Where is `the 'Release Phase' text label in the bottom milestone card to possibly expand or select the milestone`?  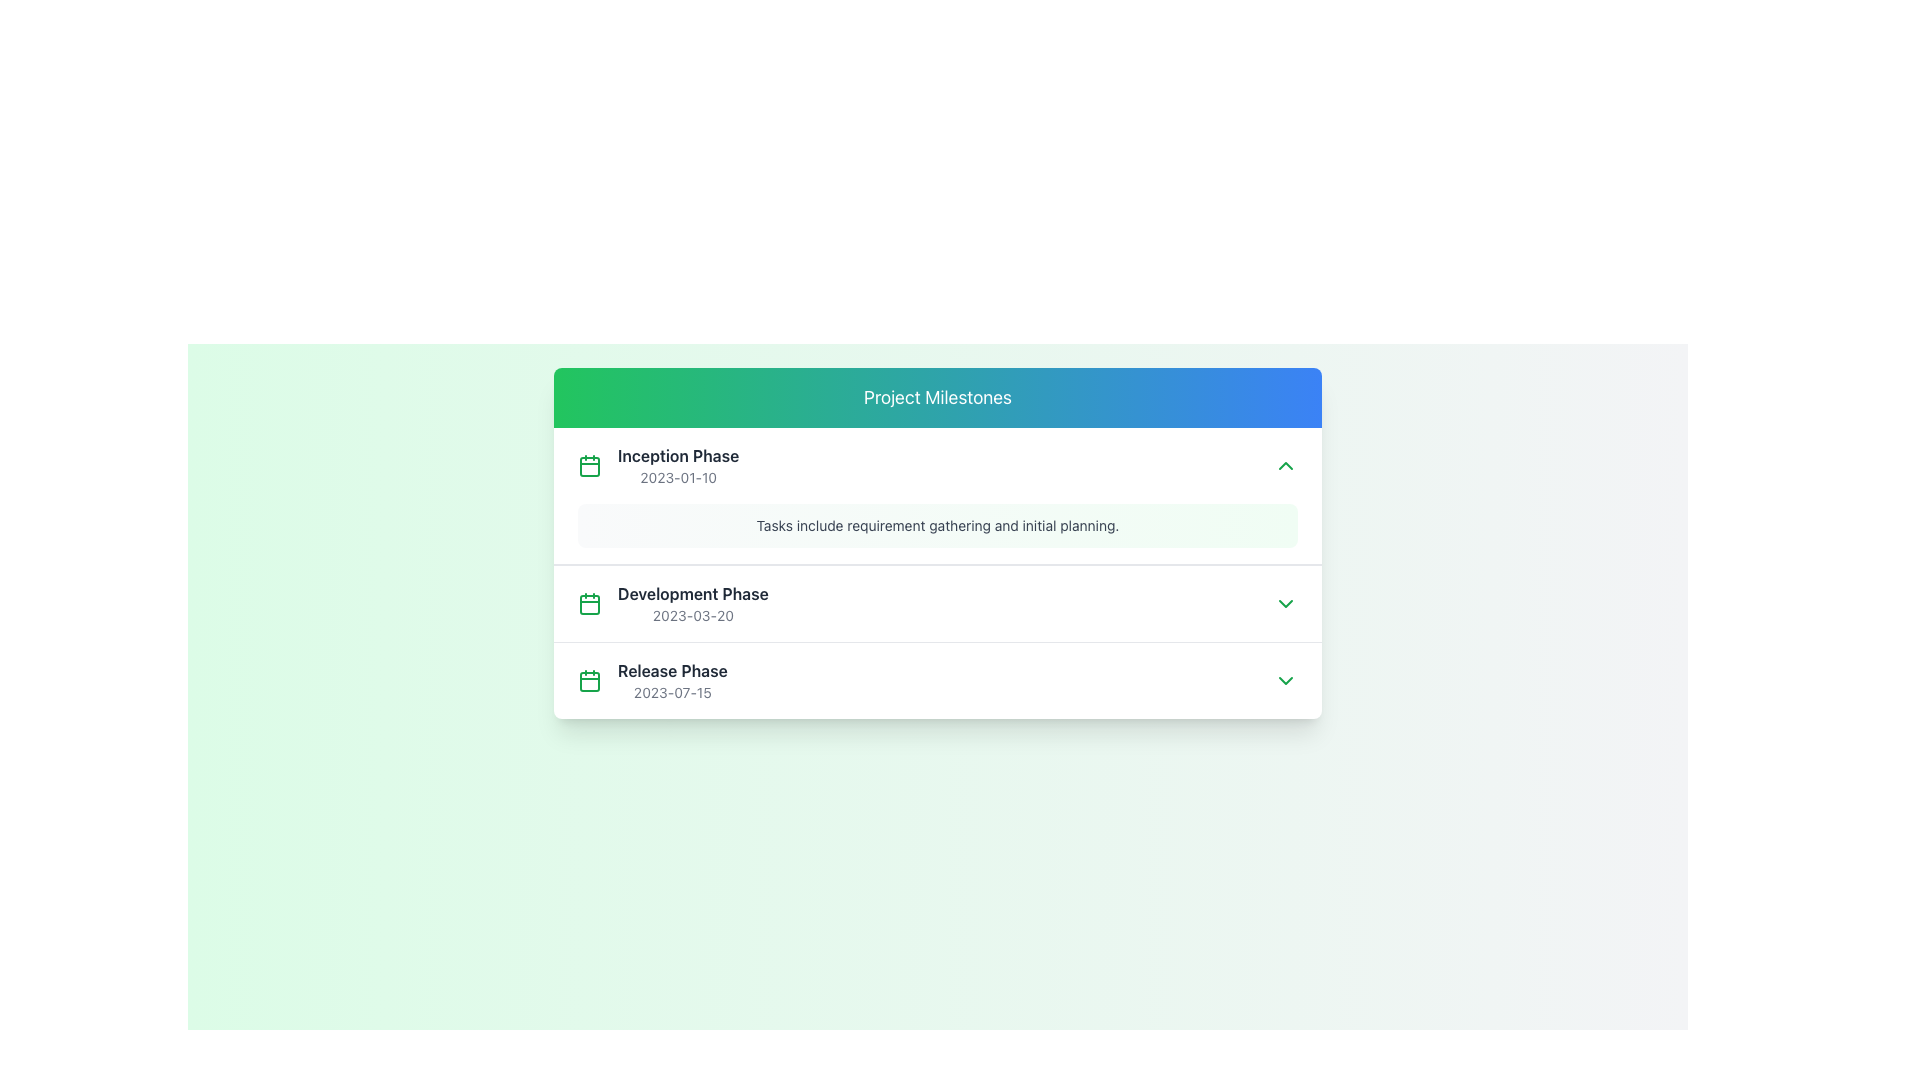
the 'Release Phase' text label in the bottom milestone card to possibly expand or select the milestone is located at coordinates (672, 680).